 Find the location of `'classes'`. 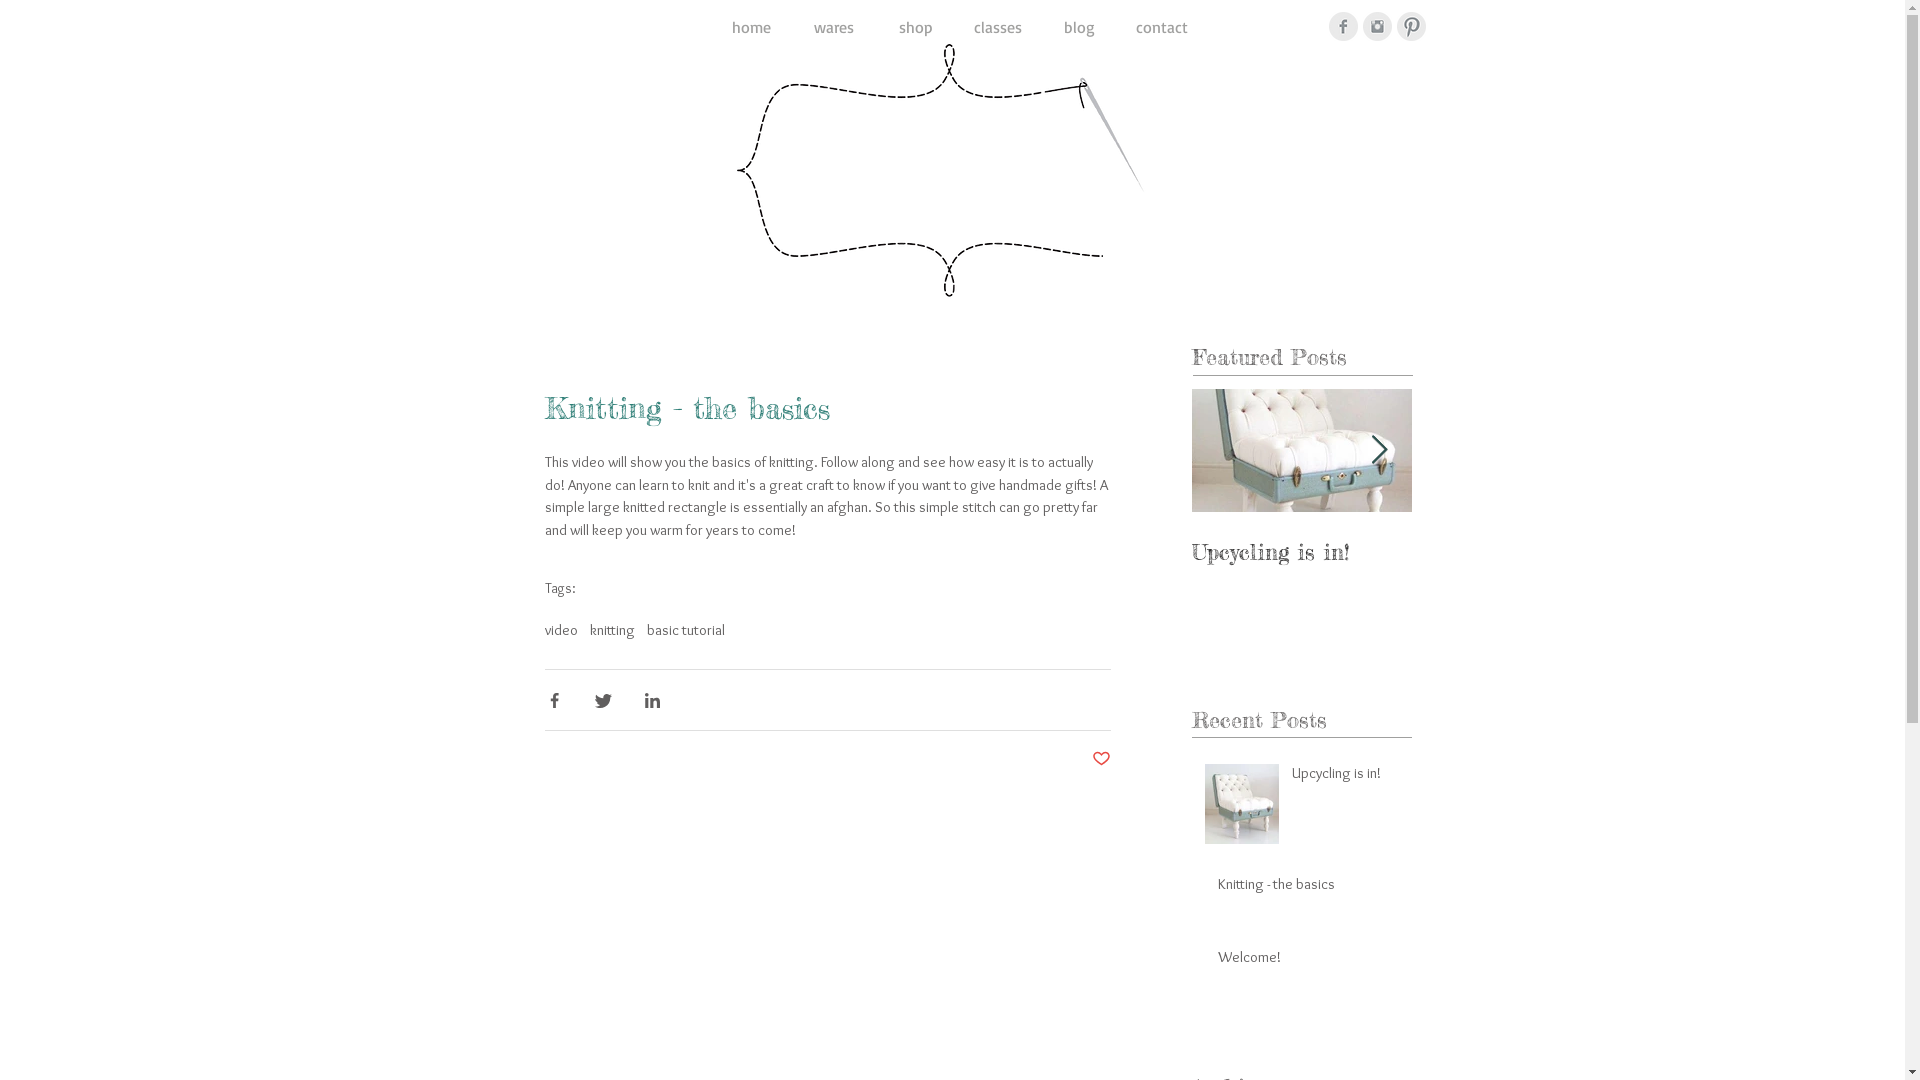

'classes' is located at coordinates (997, 27).